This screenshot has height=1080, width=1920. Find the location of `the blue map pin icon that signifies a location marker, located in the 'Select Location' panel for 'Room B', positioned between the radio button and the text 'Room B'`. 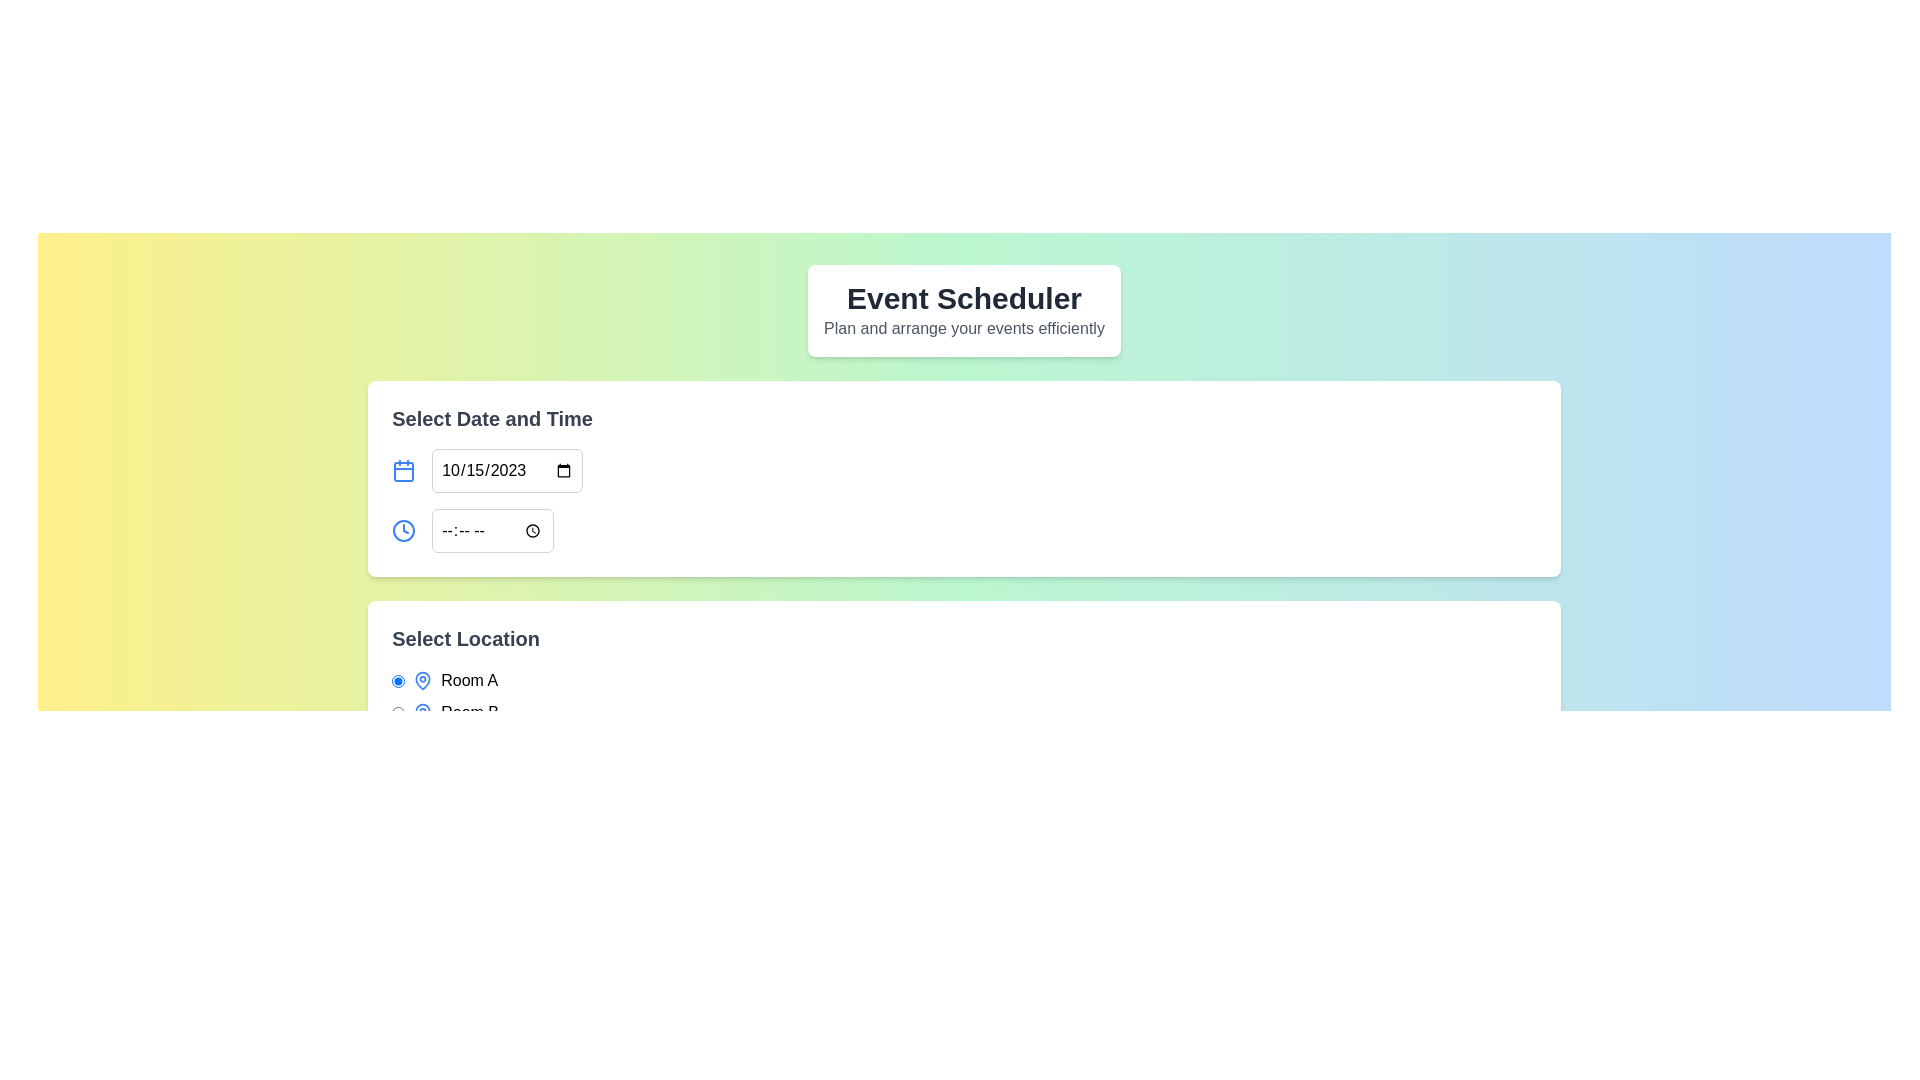

the blue map pin icon that signifies a location marker, located in the 'Select Location' panel for 'Room B', positioned between the radio button and the text 'Room B' is located at coordinates (422, 712).